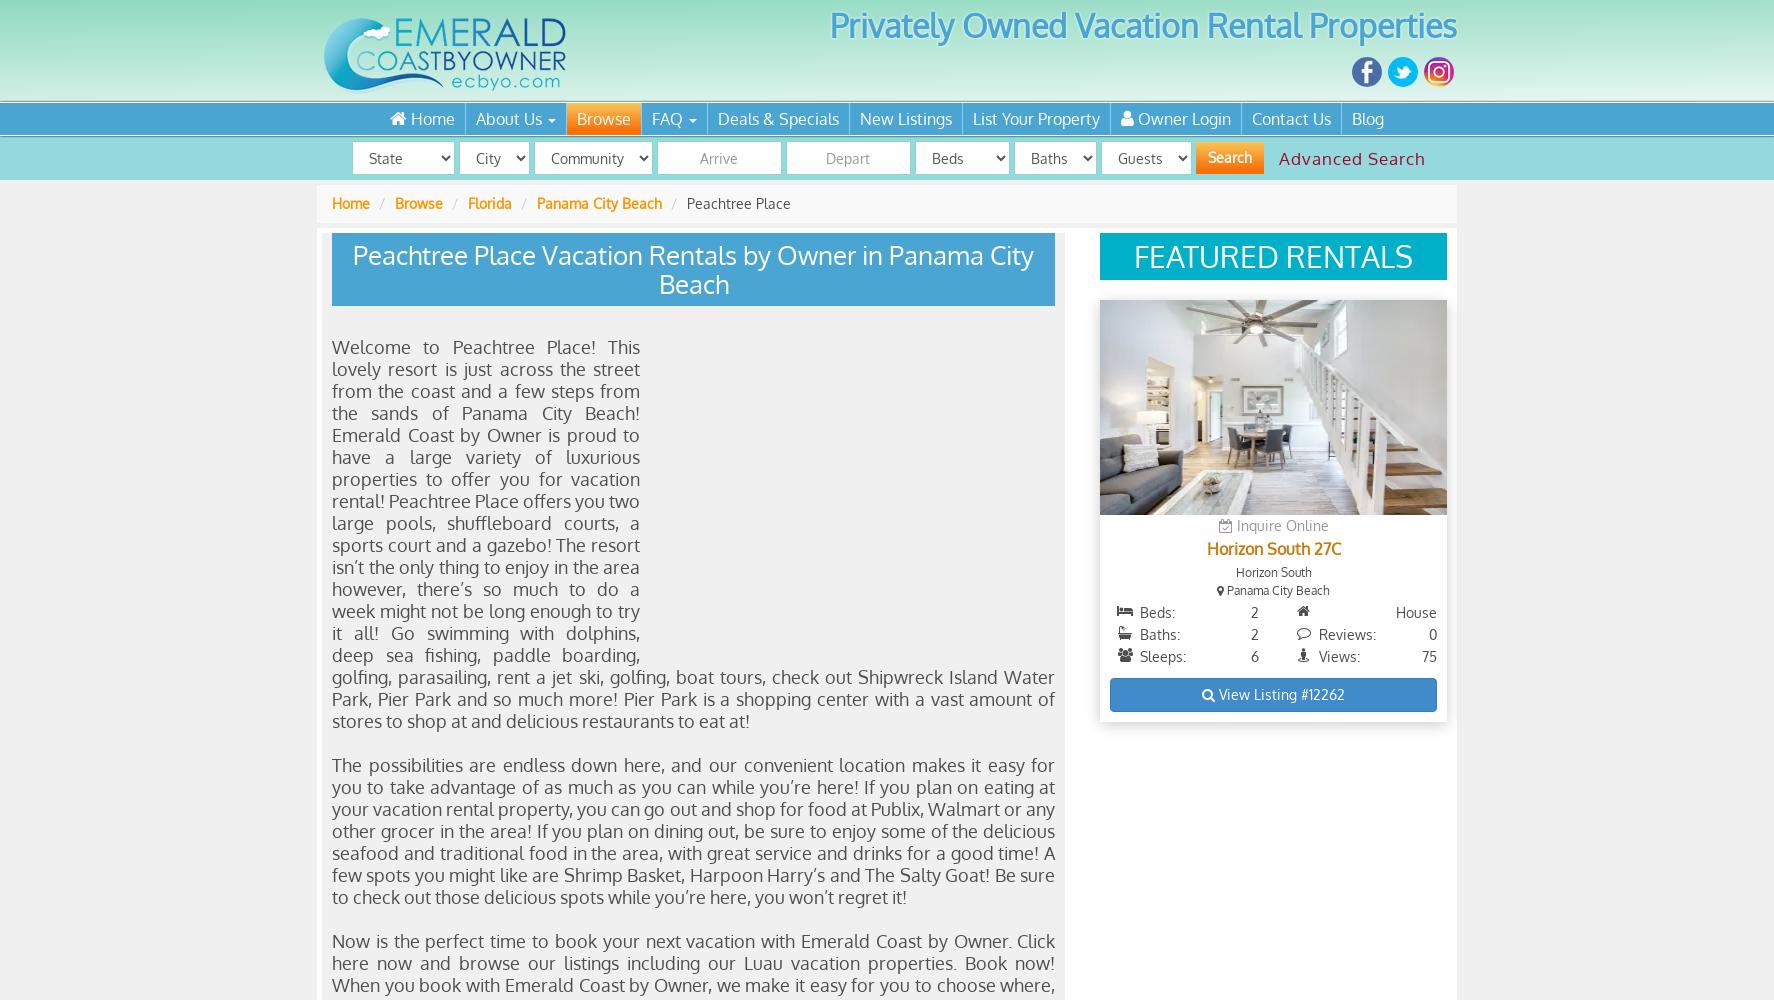 This screenshot has height=1000, width=1774. Describe the element at coordinates (510, 118) in the screenshot. I see `'About Us'` at that location.